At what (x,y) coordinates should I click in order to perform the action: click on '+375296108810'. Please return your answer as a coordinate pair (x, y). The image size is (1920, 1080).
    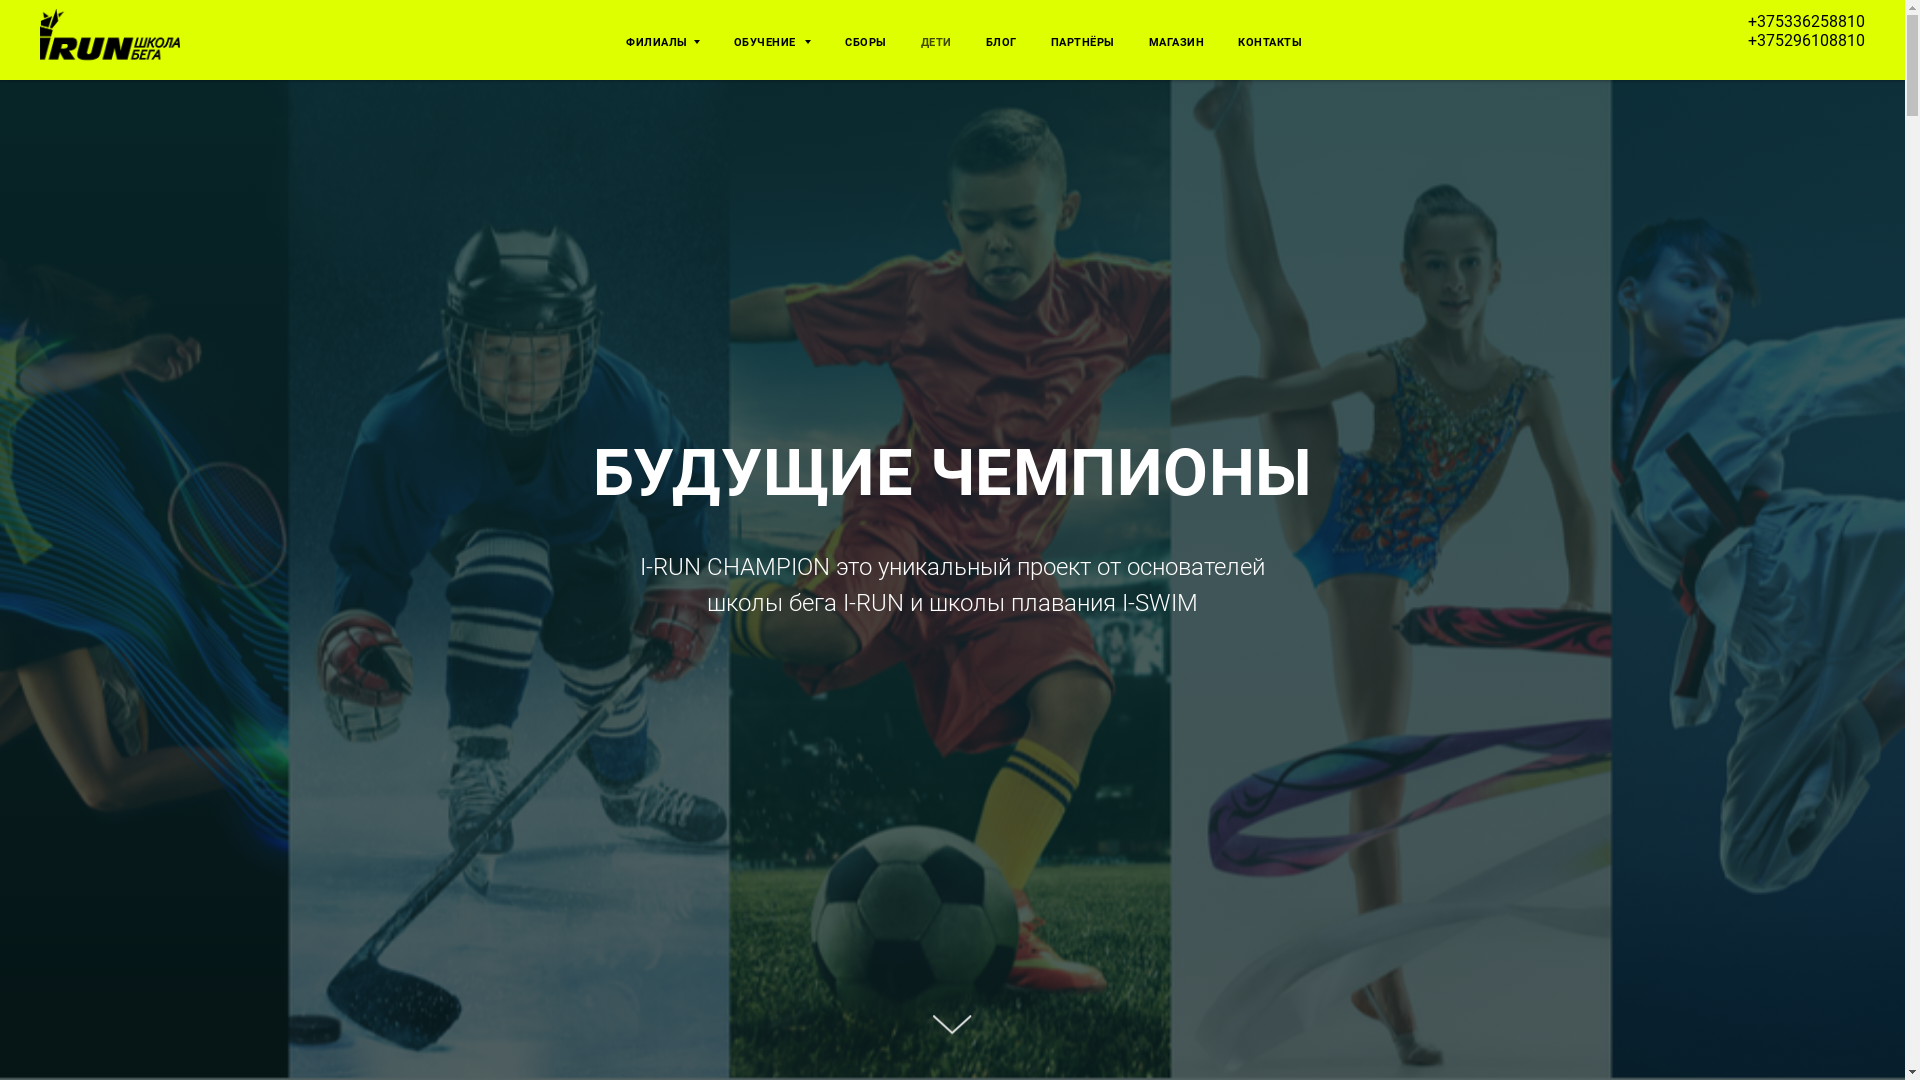
    Looking at the image, I should click on (1746, 39).